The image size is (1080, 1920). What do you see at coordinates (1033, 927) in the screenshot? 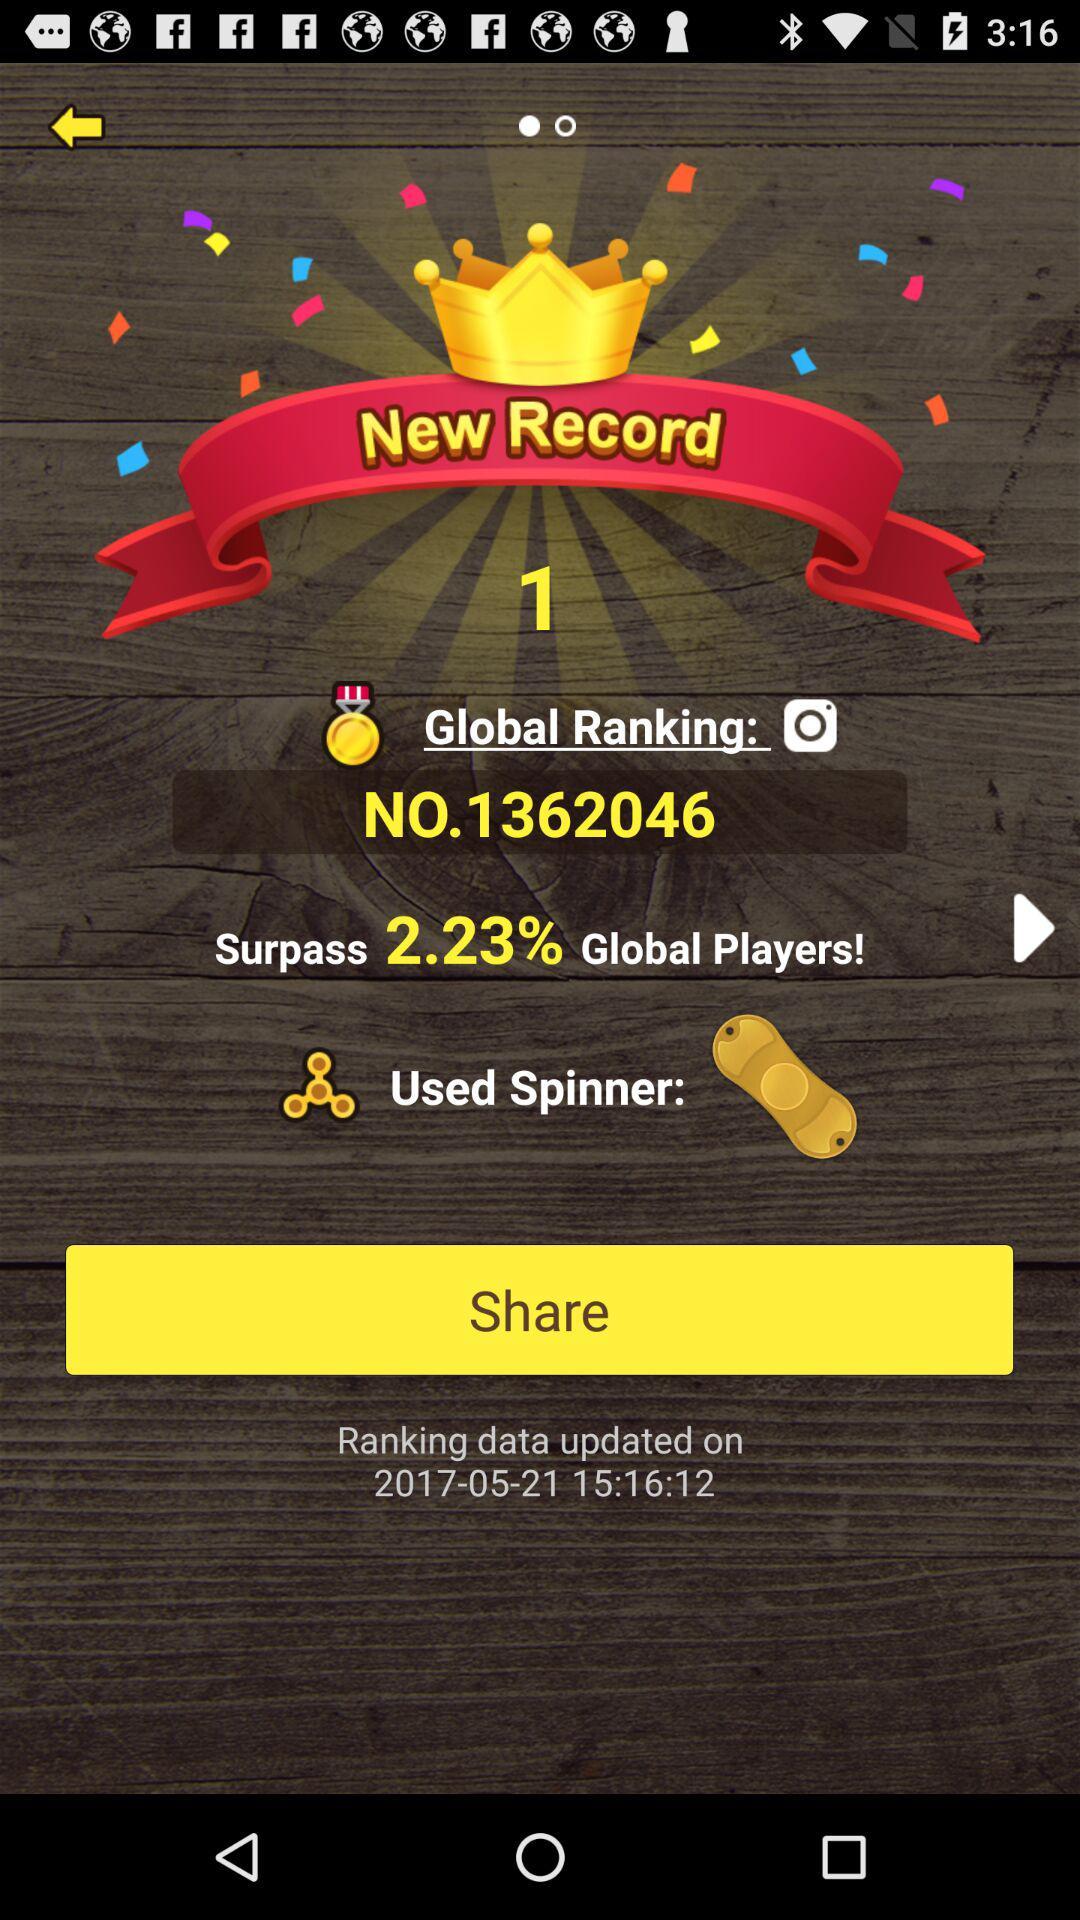
I see `next option` at bounding box center [1033, 927].